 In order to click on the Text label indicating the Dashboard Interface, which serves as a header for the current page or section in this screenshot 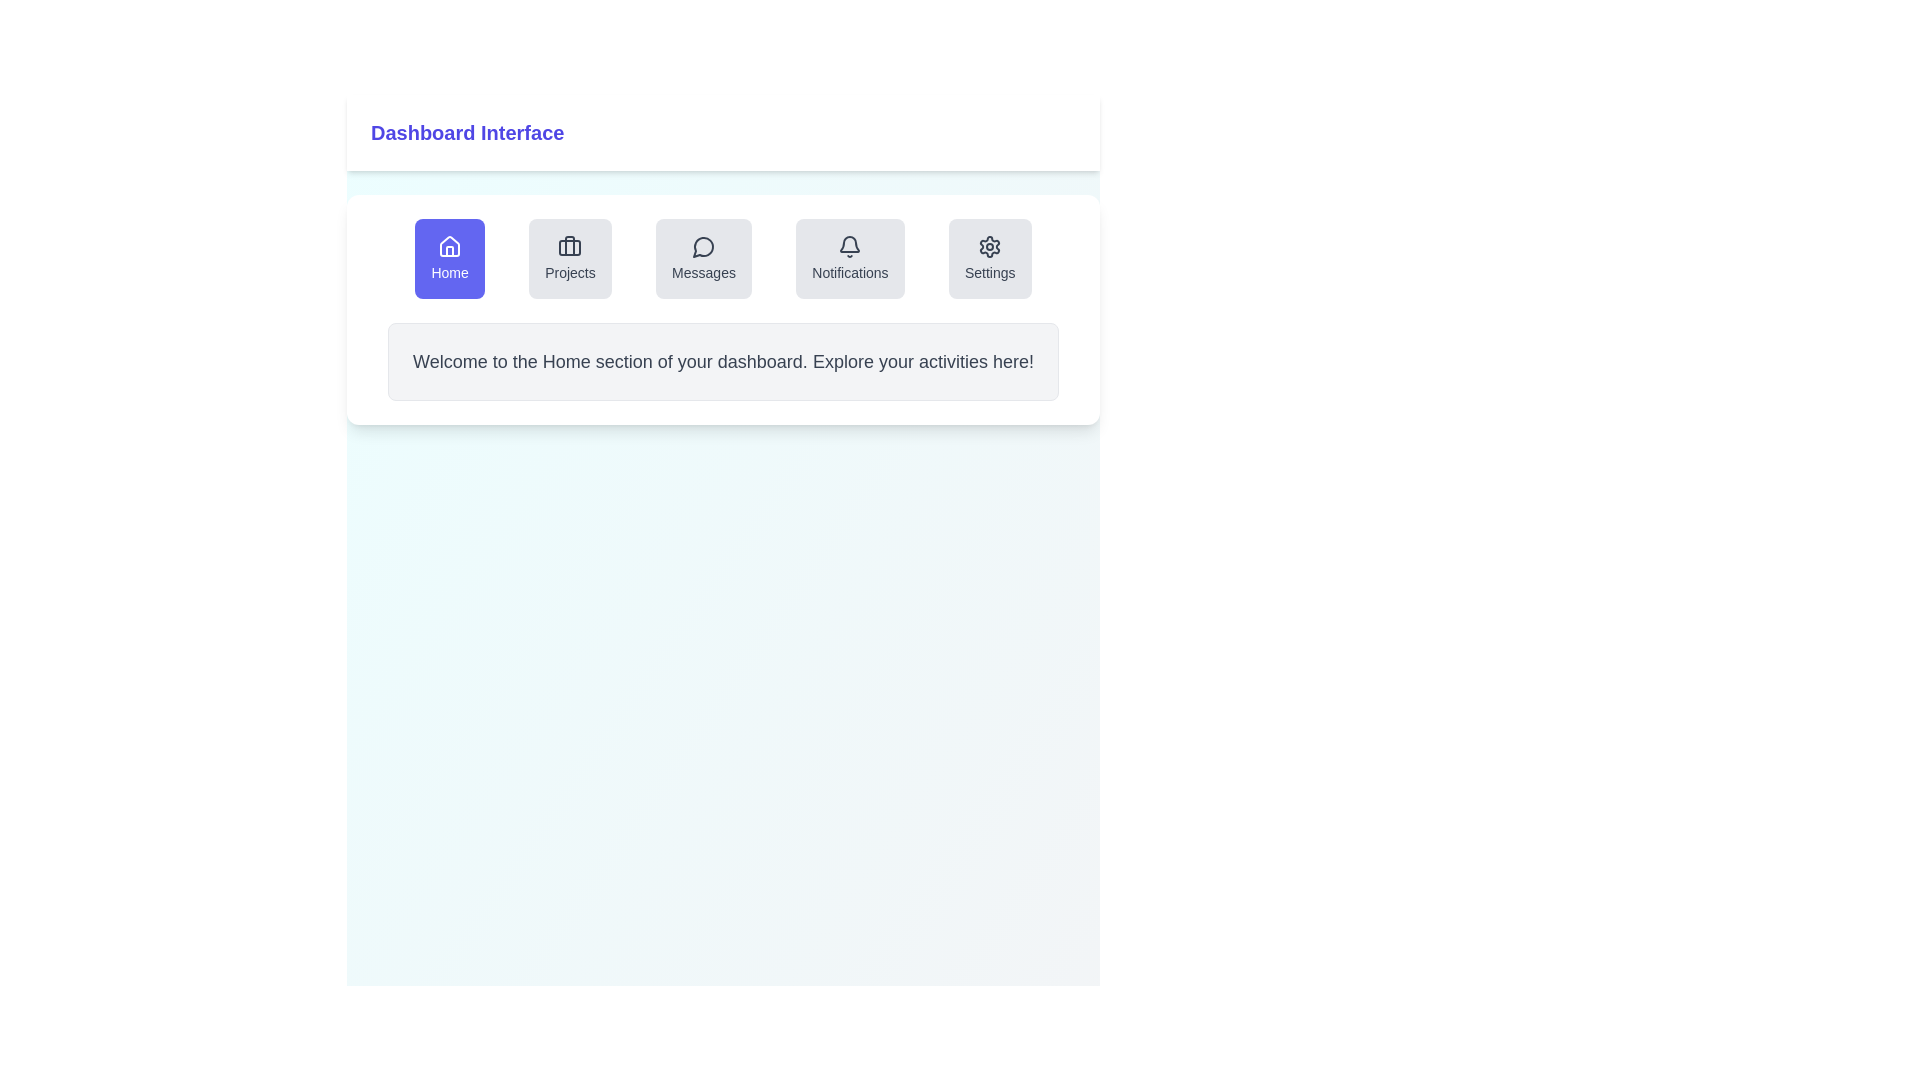, I will do `click(466, 132)`.